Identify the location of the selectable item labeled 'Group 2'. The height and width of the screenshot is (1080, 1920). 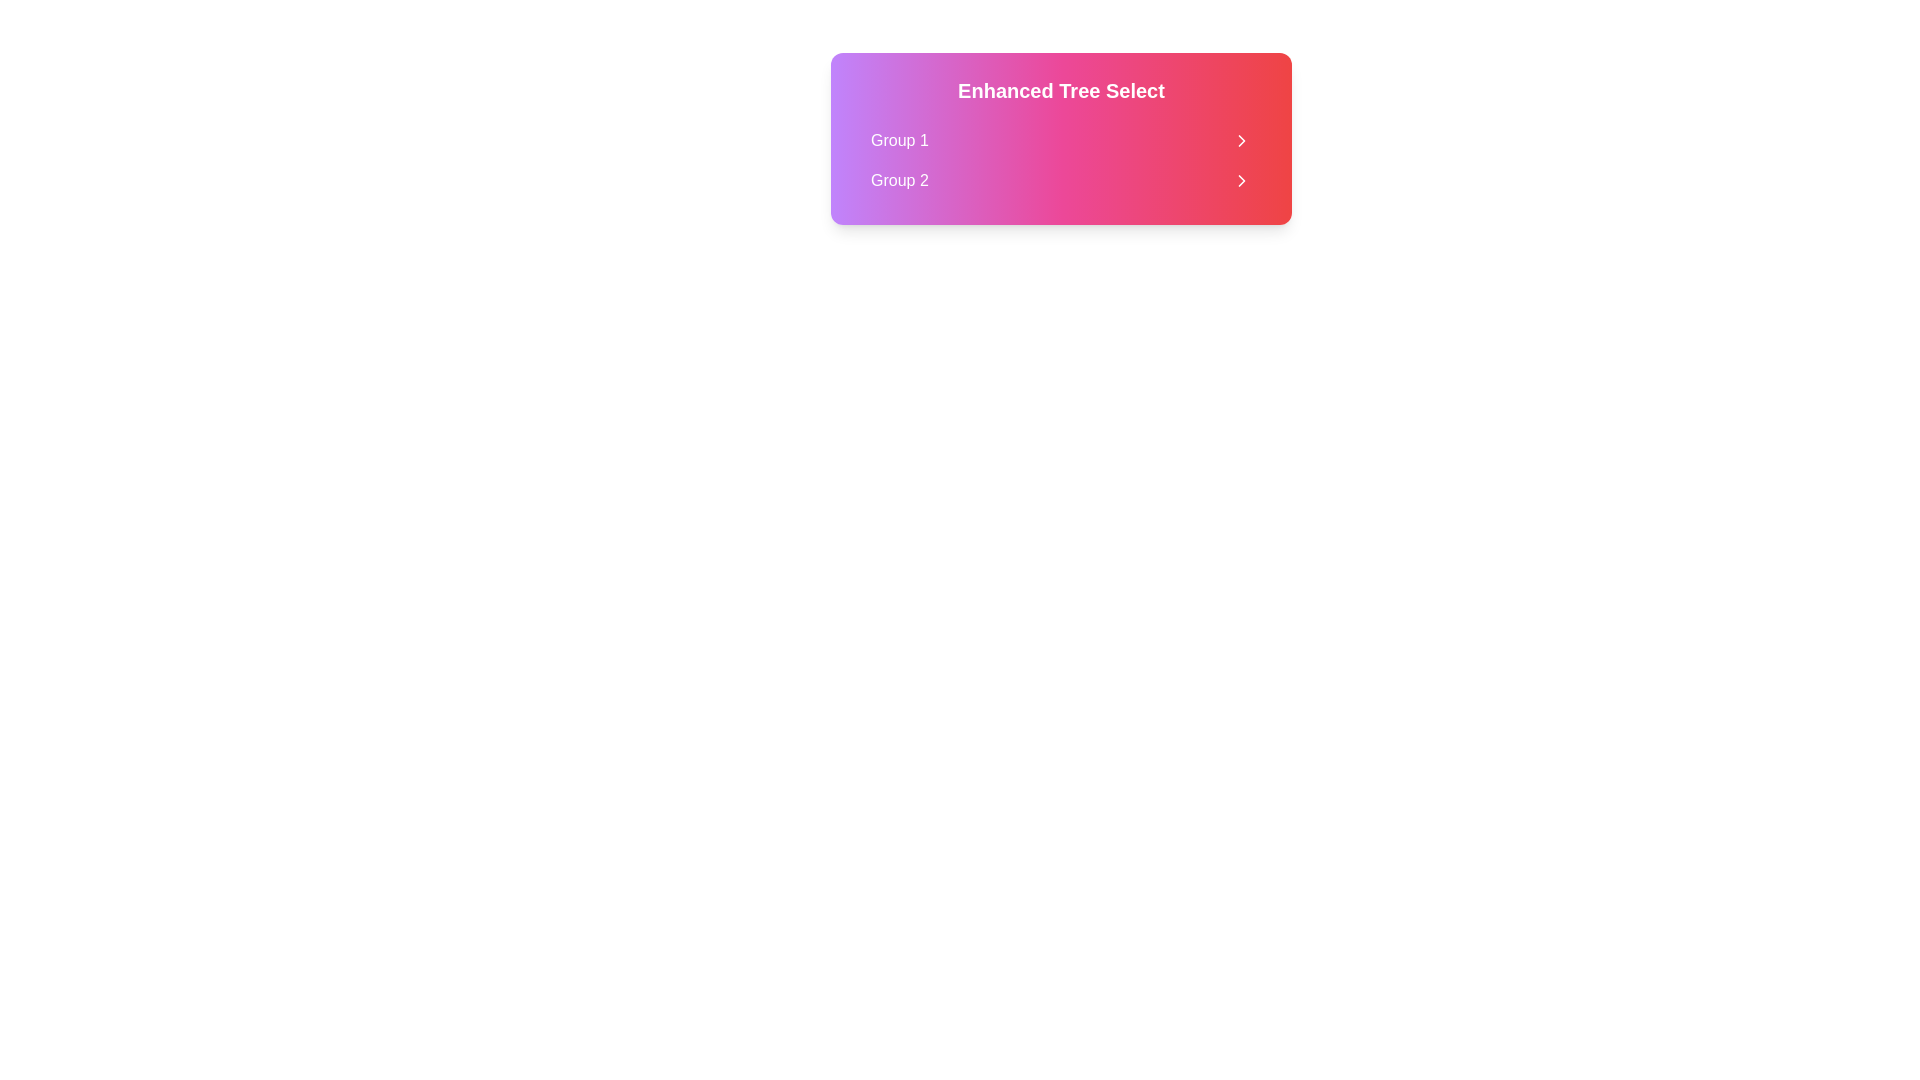
(1060, 181).